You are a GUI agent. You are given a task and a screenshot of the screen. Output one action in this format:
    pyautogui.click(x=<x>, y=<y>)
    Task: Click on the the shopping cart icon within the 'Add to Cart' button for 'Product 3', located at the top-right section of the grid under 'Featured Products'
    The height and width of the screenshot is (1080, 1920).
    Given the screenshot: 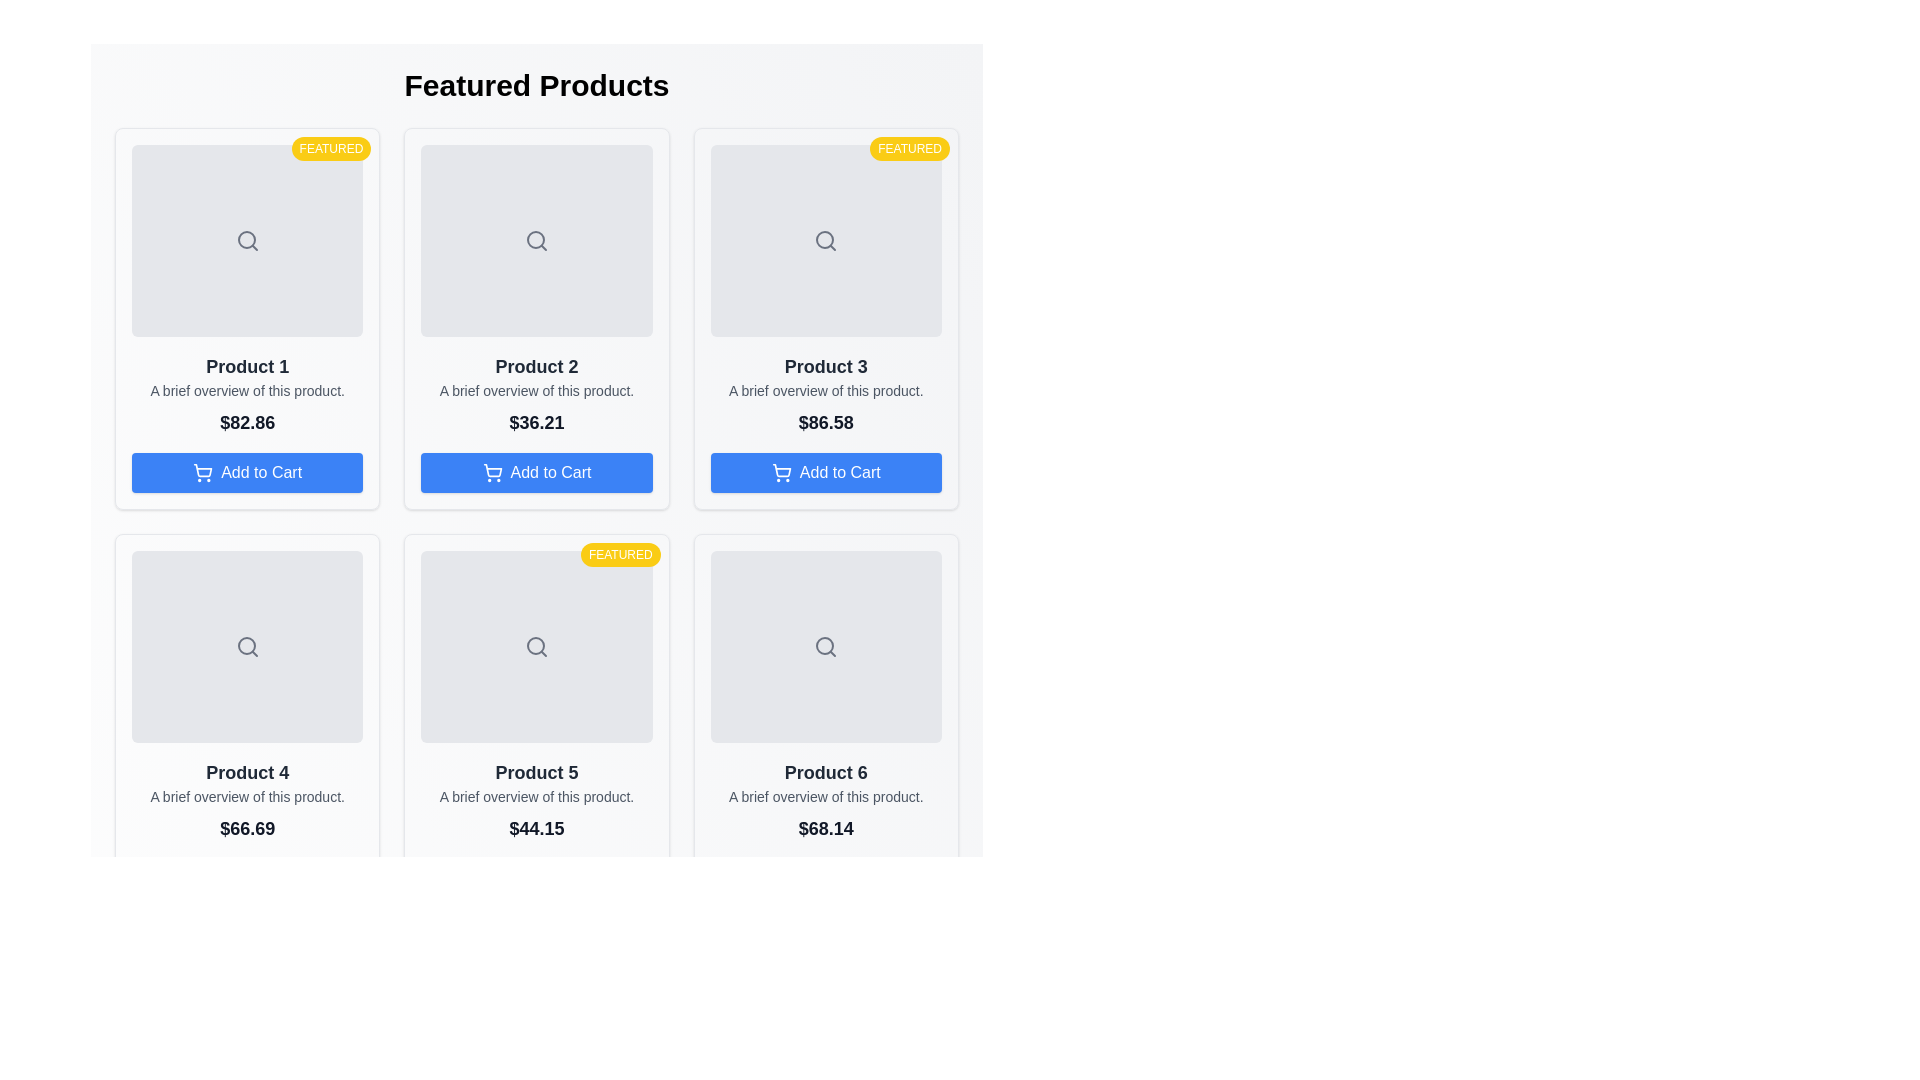 What is the action you would take?
    pyautogui.click(x=781, y=470)
    